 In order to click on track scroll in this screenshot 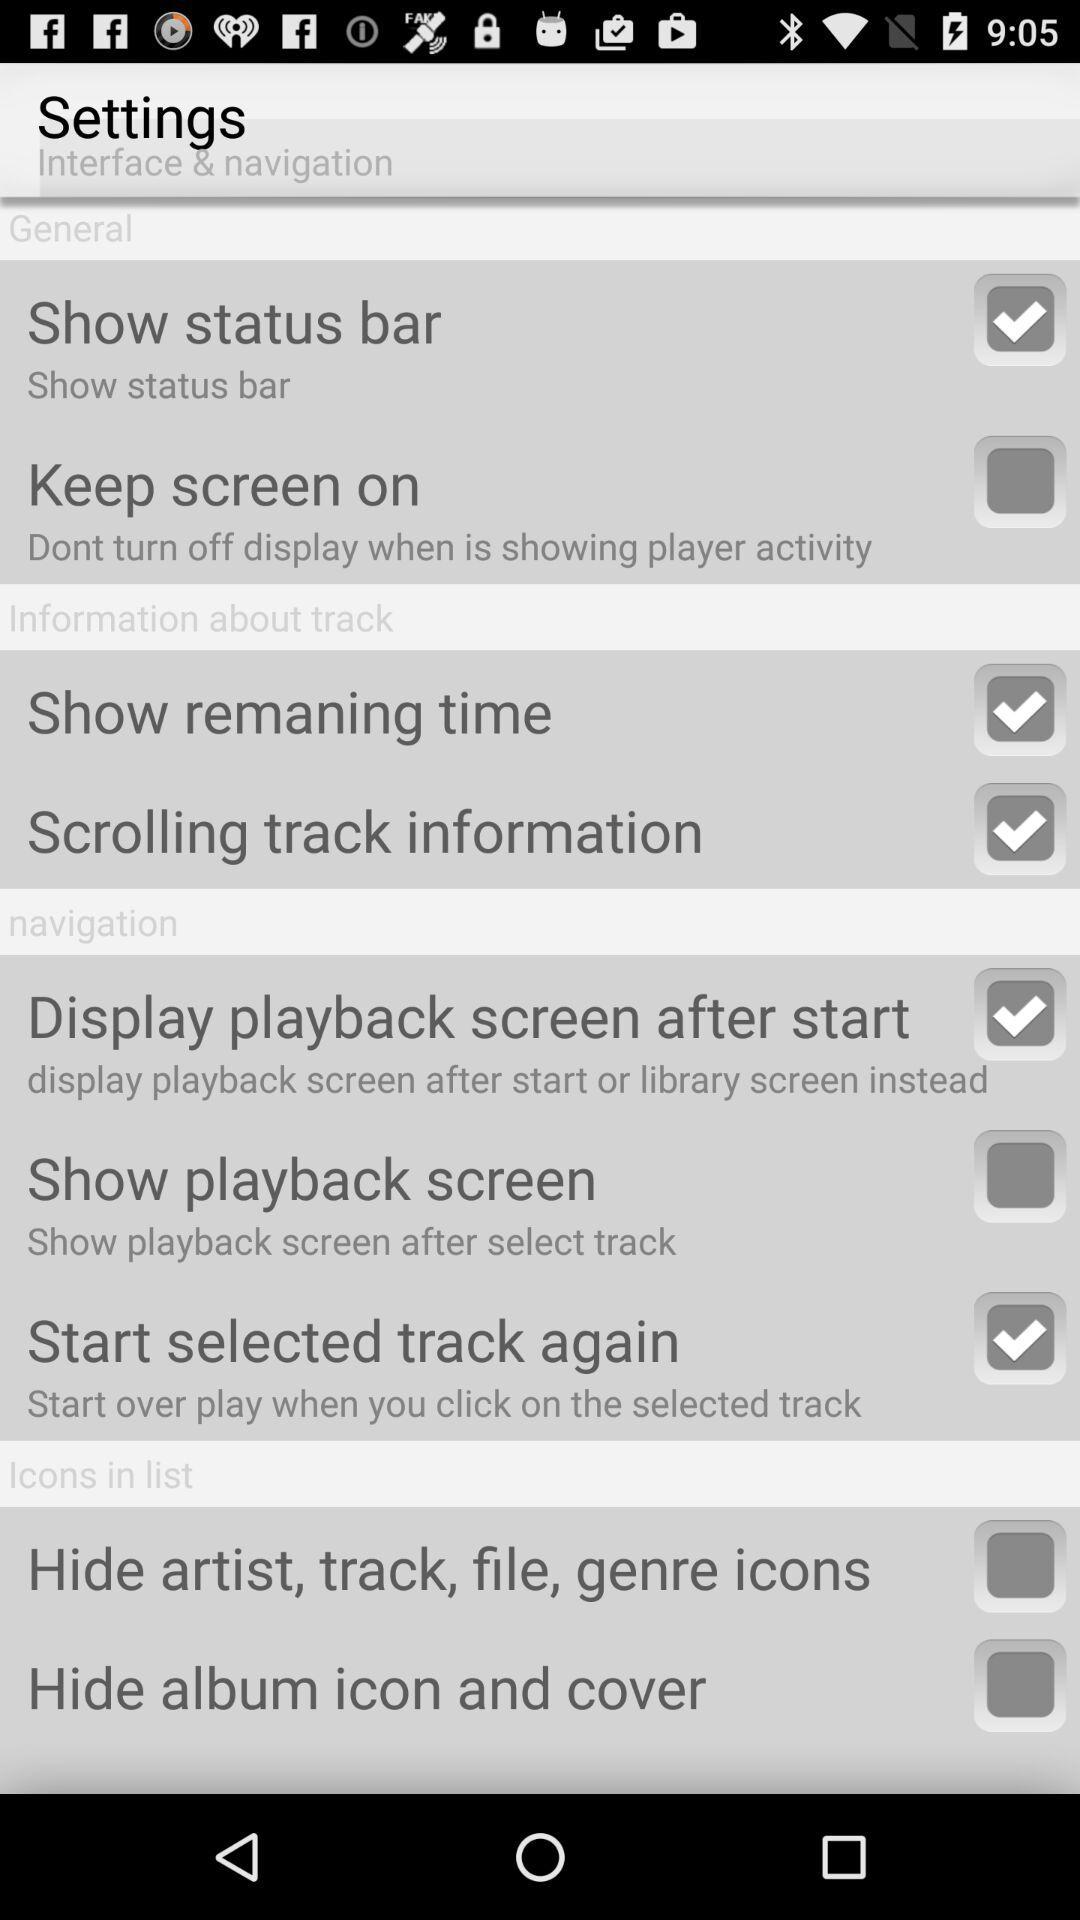, I will do `click(1020, 829)`.